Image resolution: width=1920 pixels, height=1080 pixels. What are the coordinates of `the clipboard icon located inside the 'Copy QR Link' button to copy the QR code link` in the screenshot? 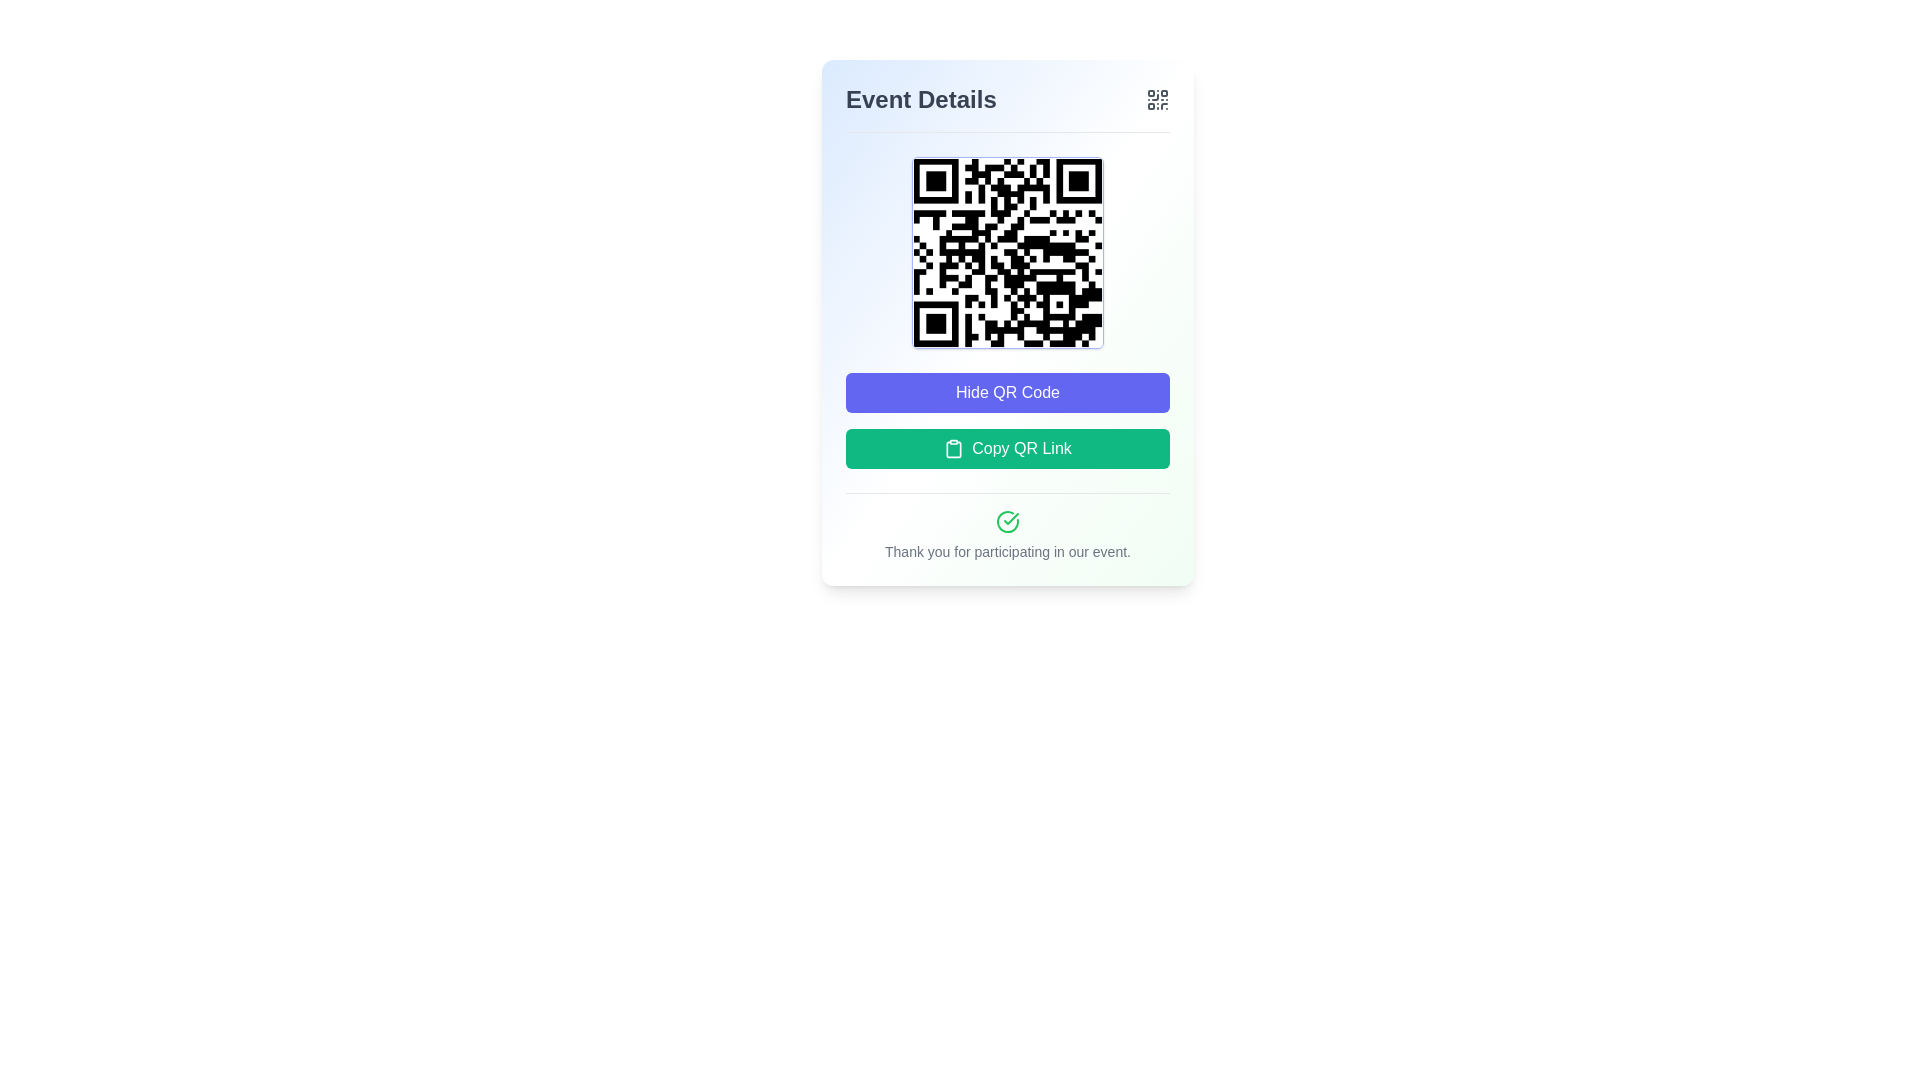 It's located at (953, 447).